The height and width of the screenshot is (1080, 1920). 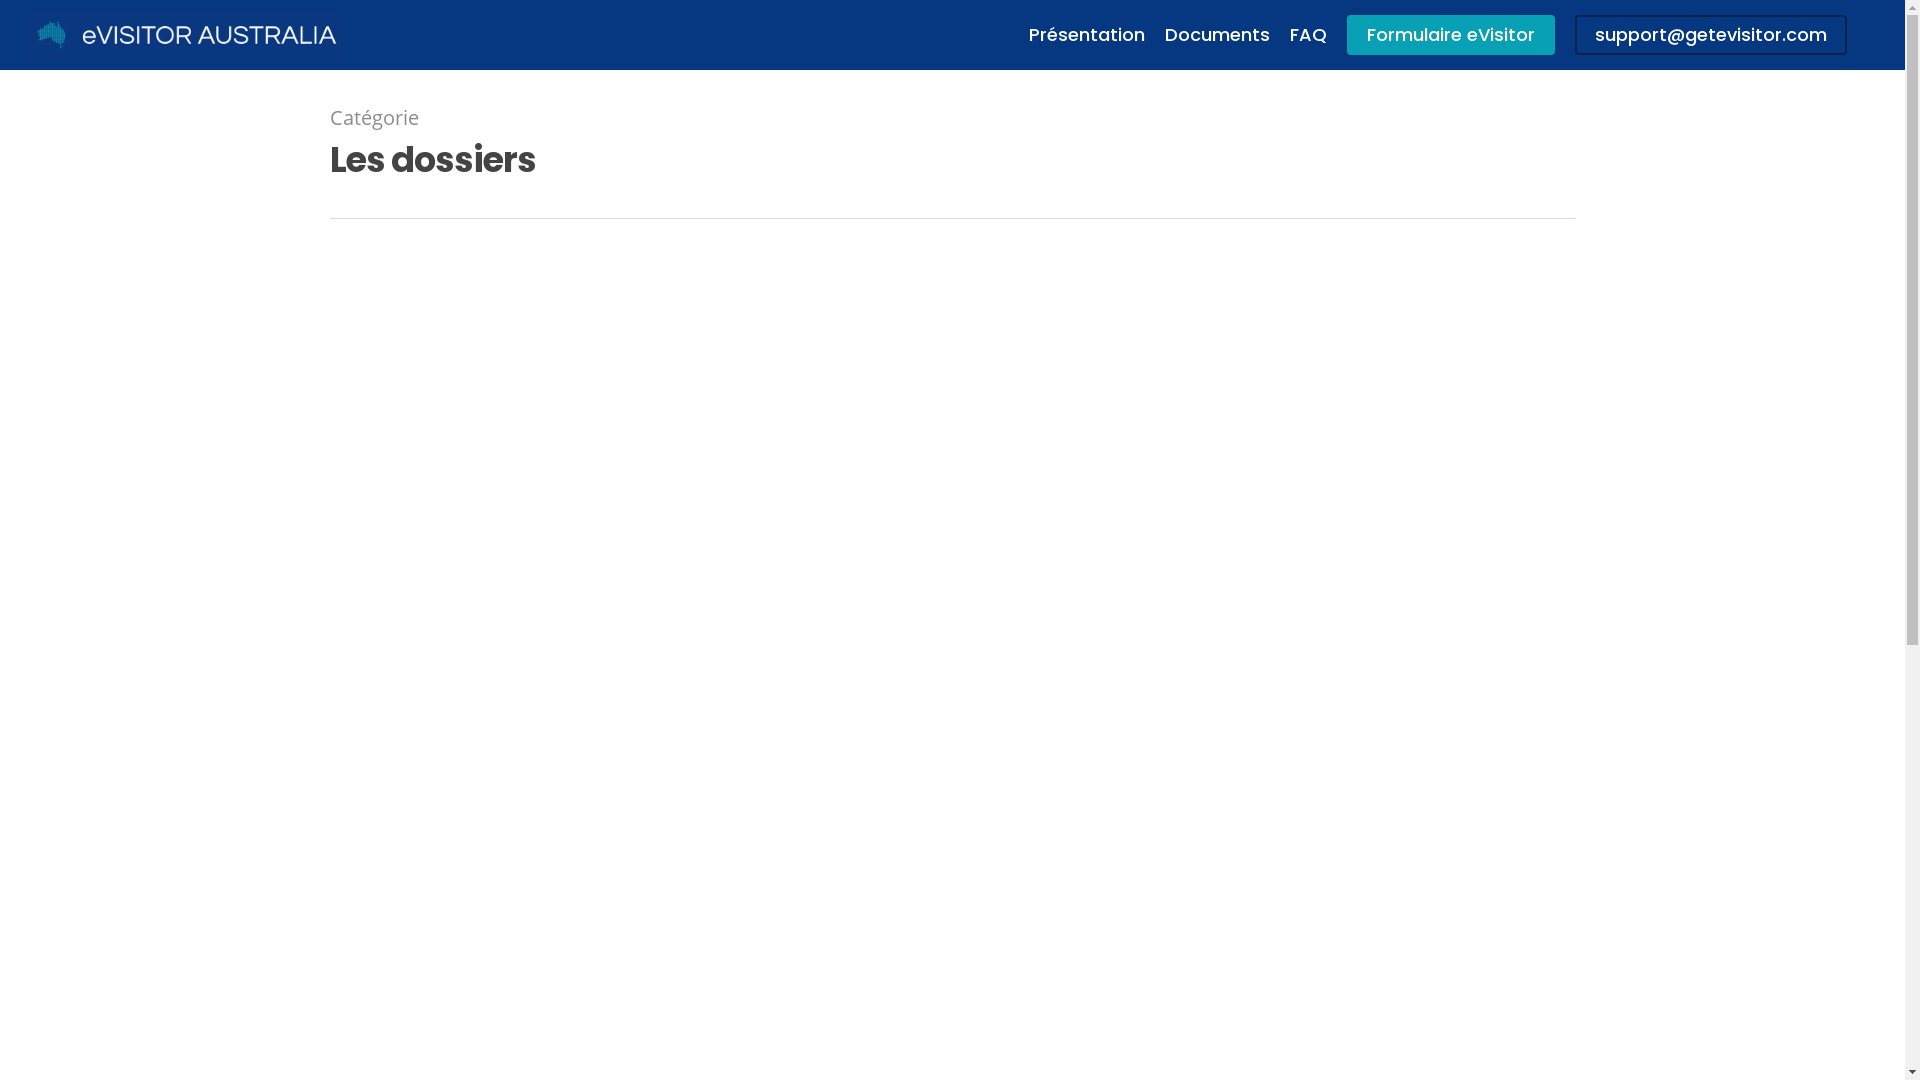 I want to click on 'support@getevisitor.com', so click(x=1573, y=34).